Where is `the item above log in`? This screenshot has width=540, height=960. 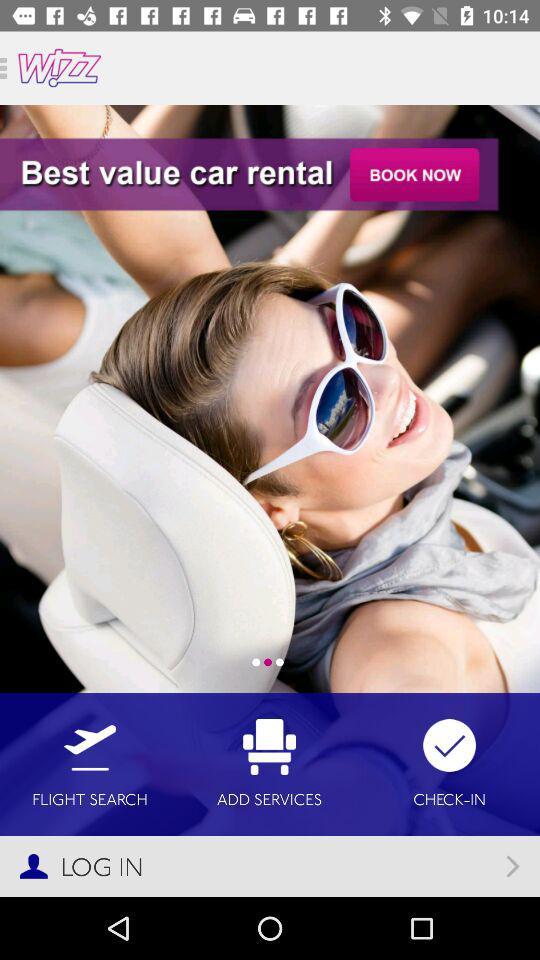 the item above log in is located at coordinates (89, 763).